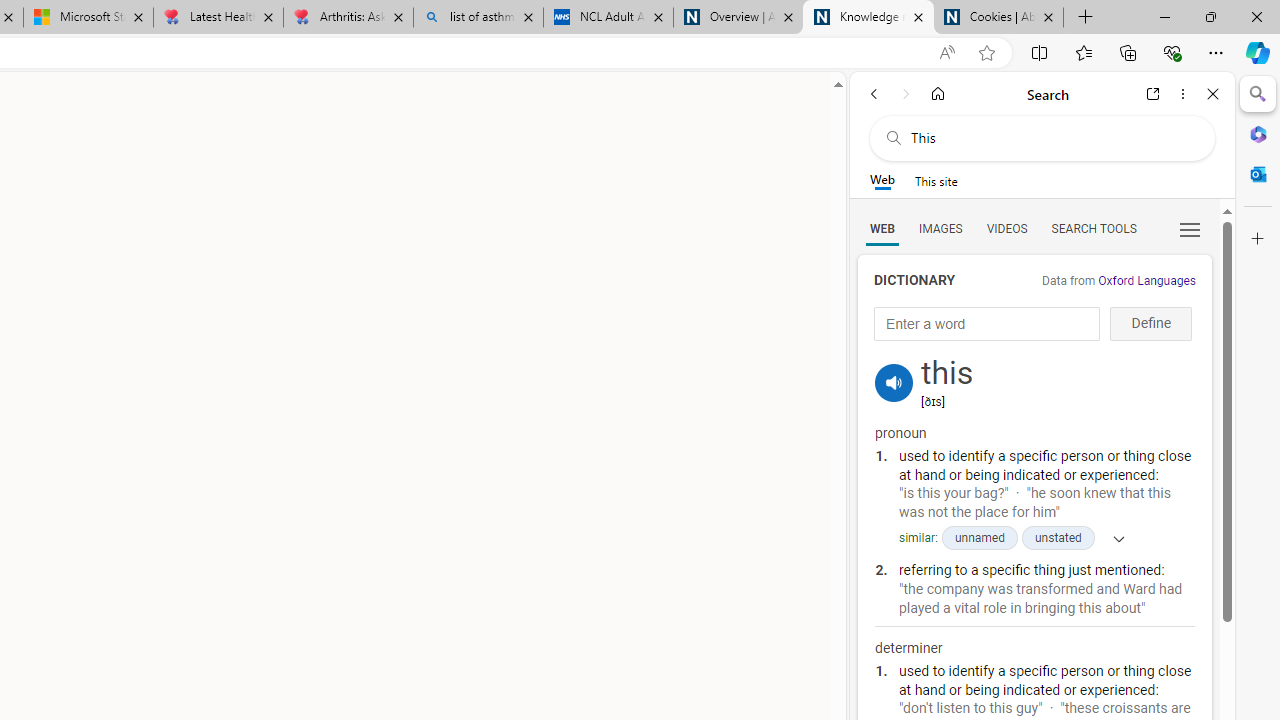  I want to click on 'Favorites', so click(1082, 51).